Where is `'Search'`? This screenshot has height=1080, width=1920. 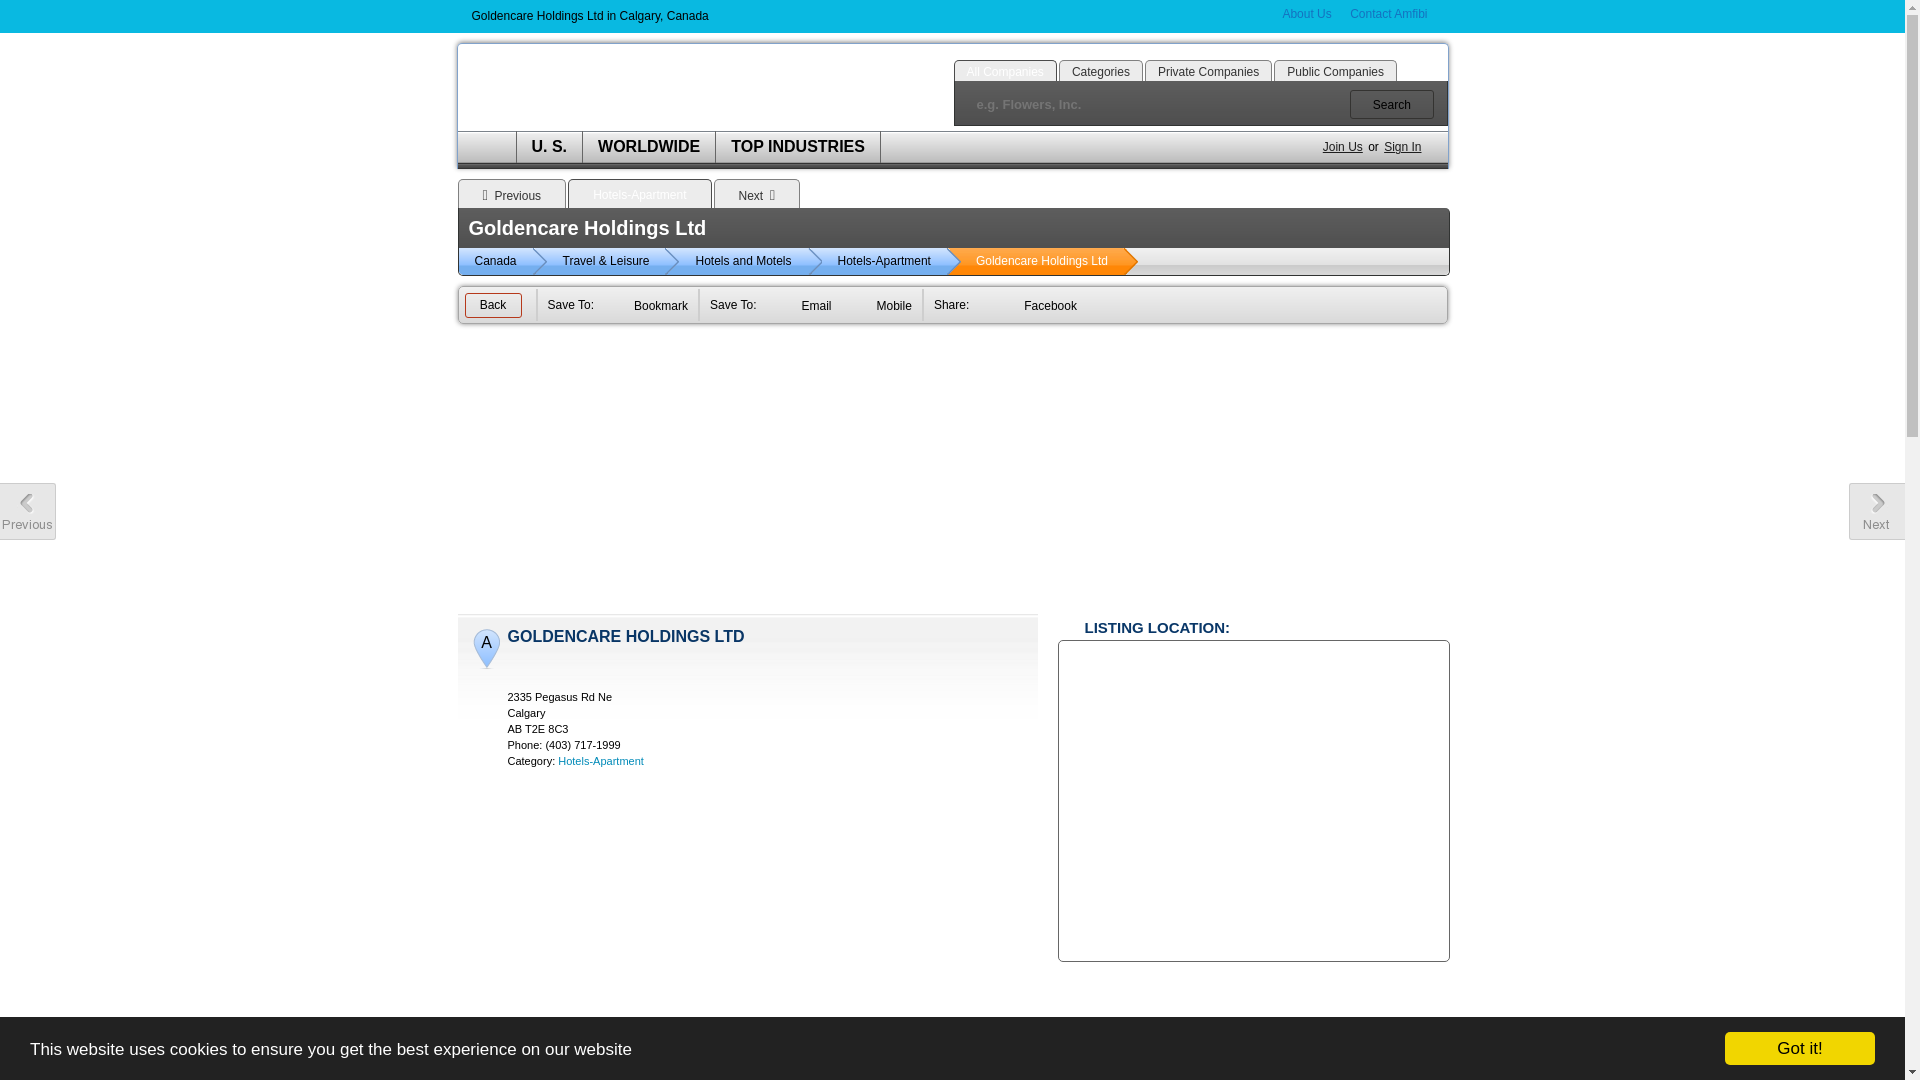 'Search' is located at coordinates (1391, 104).